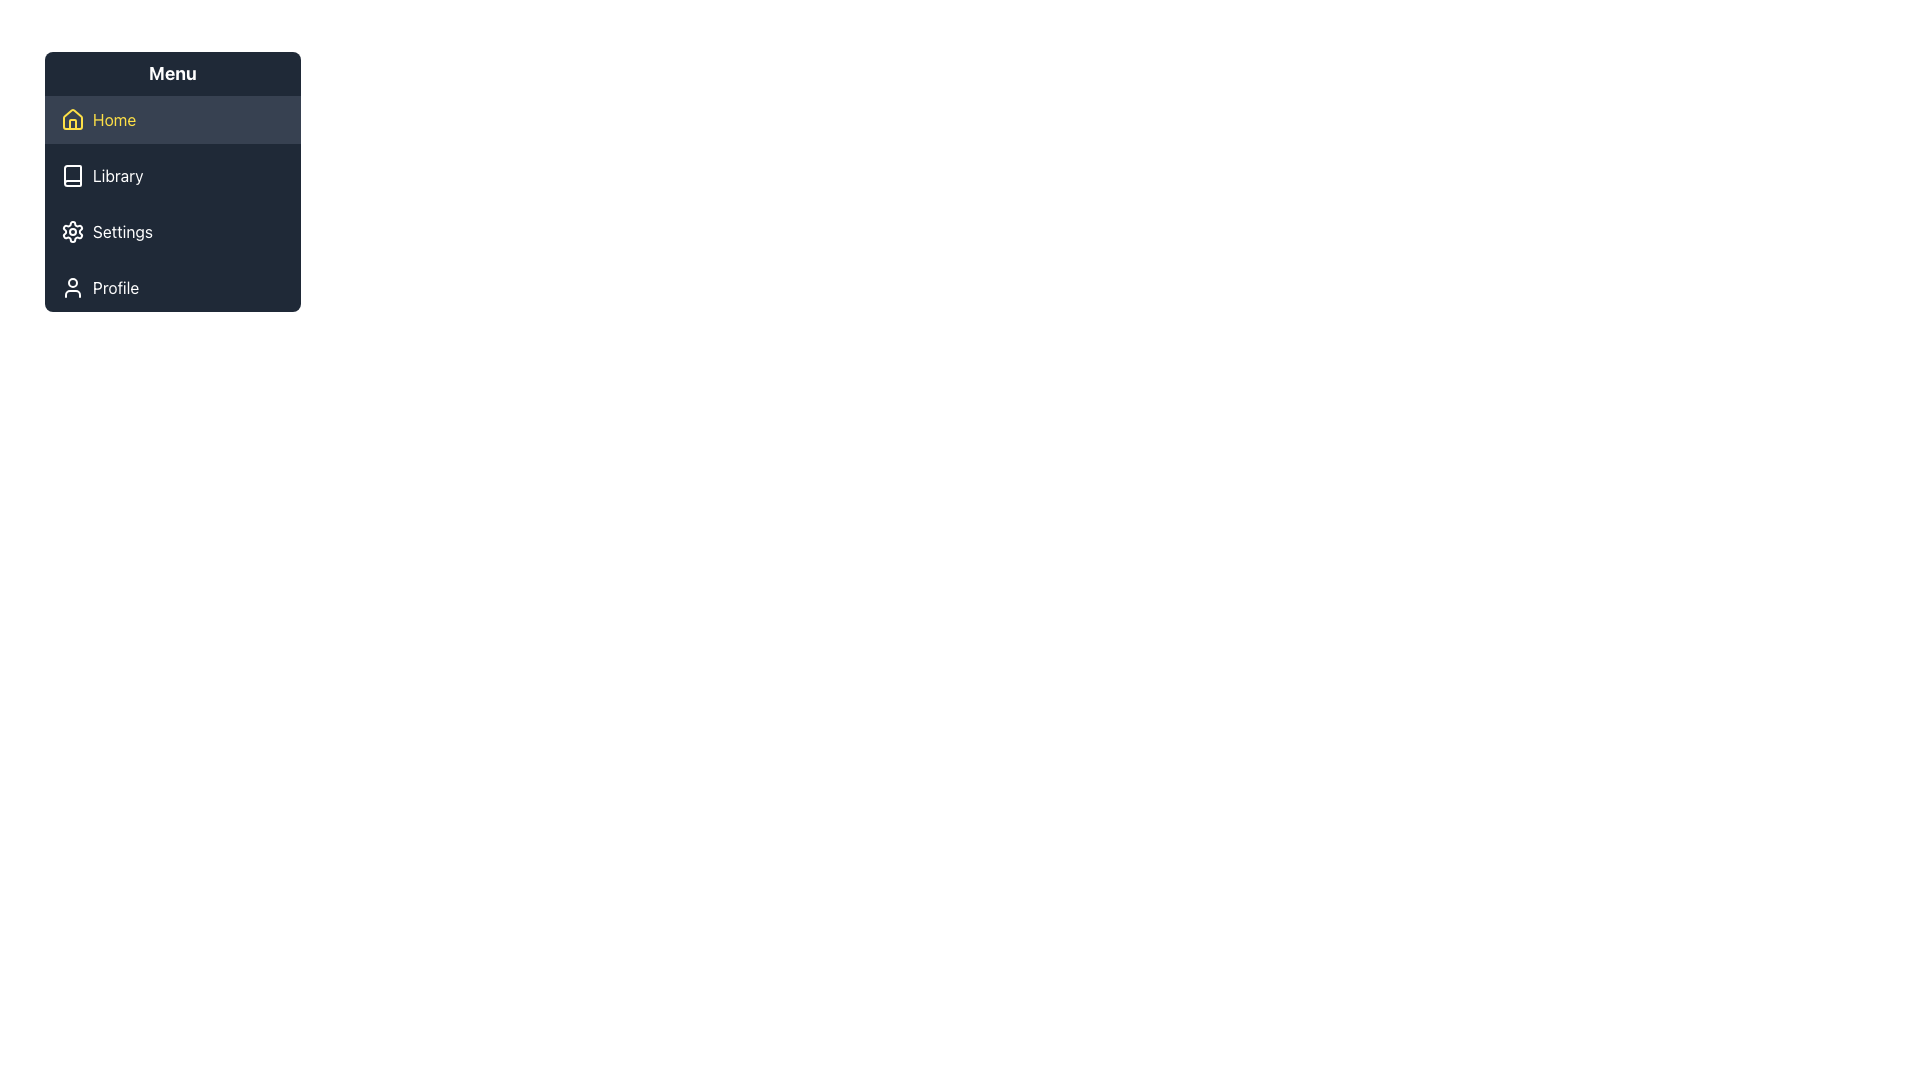 The image size is (1920, 1080). Describe the element at coordinates (72, 288) in the screenshot. I see `the 'Profile' icon located to the left of the 'Profile' text in the navigation menu` at that location.